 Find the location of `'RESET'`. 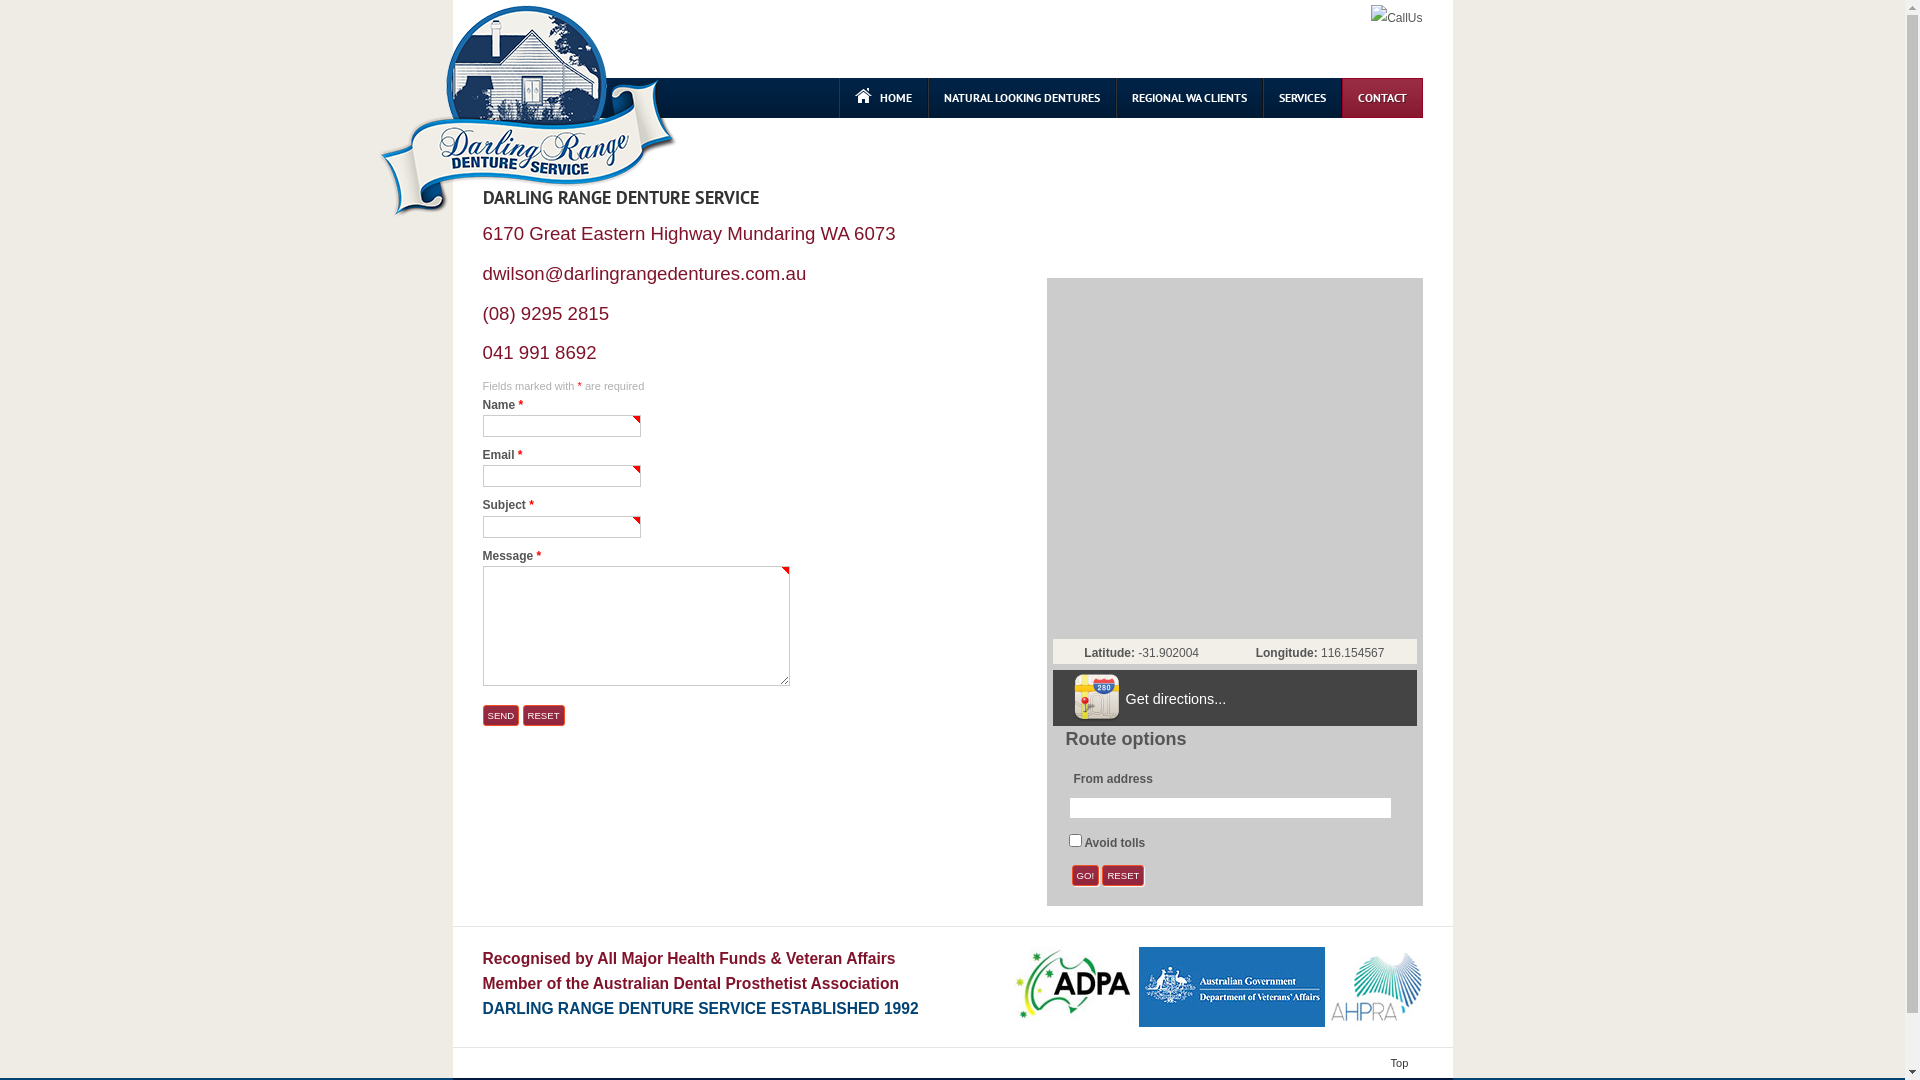

'RESET' is located at coordinates (1123, 874).